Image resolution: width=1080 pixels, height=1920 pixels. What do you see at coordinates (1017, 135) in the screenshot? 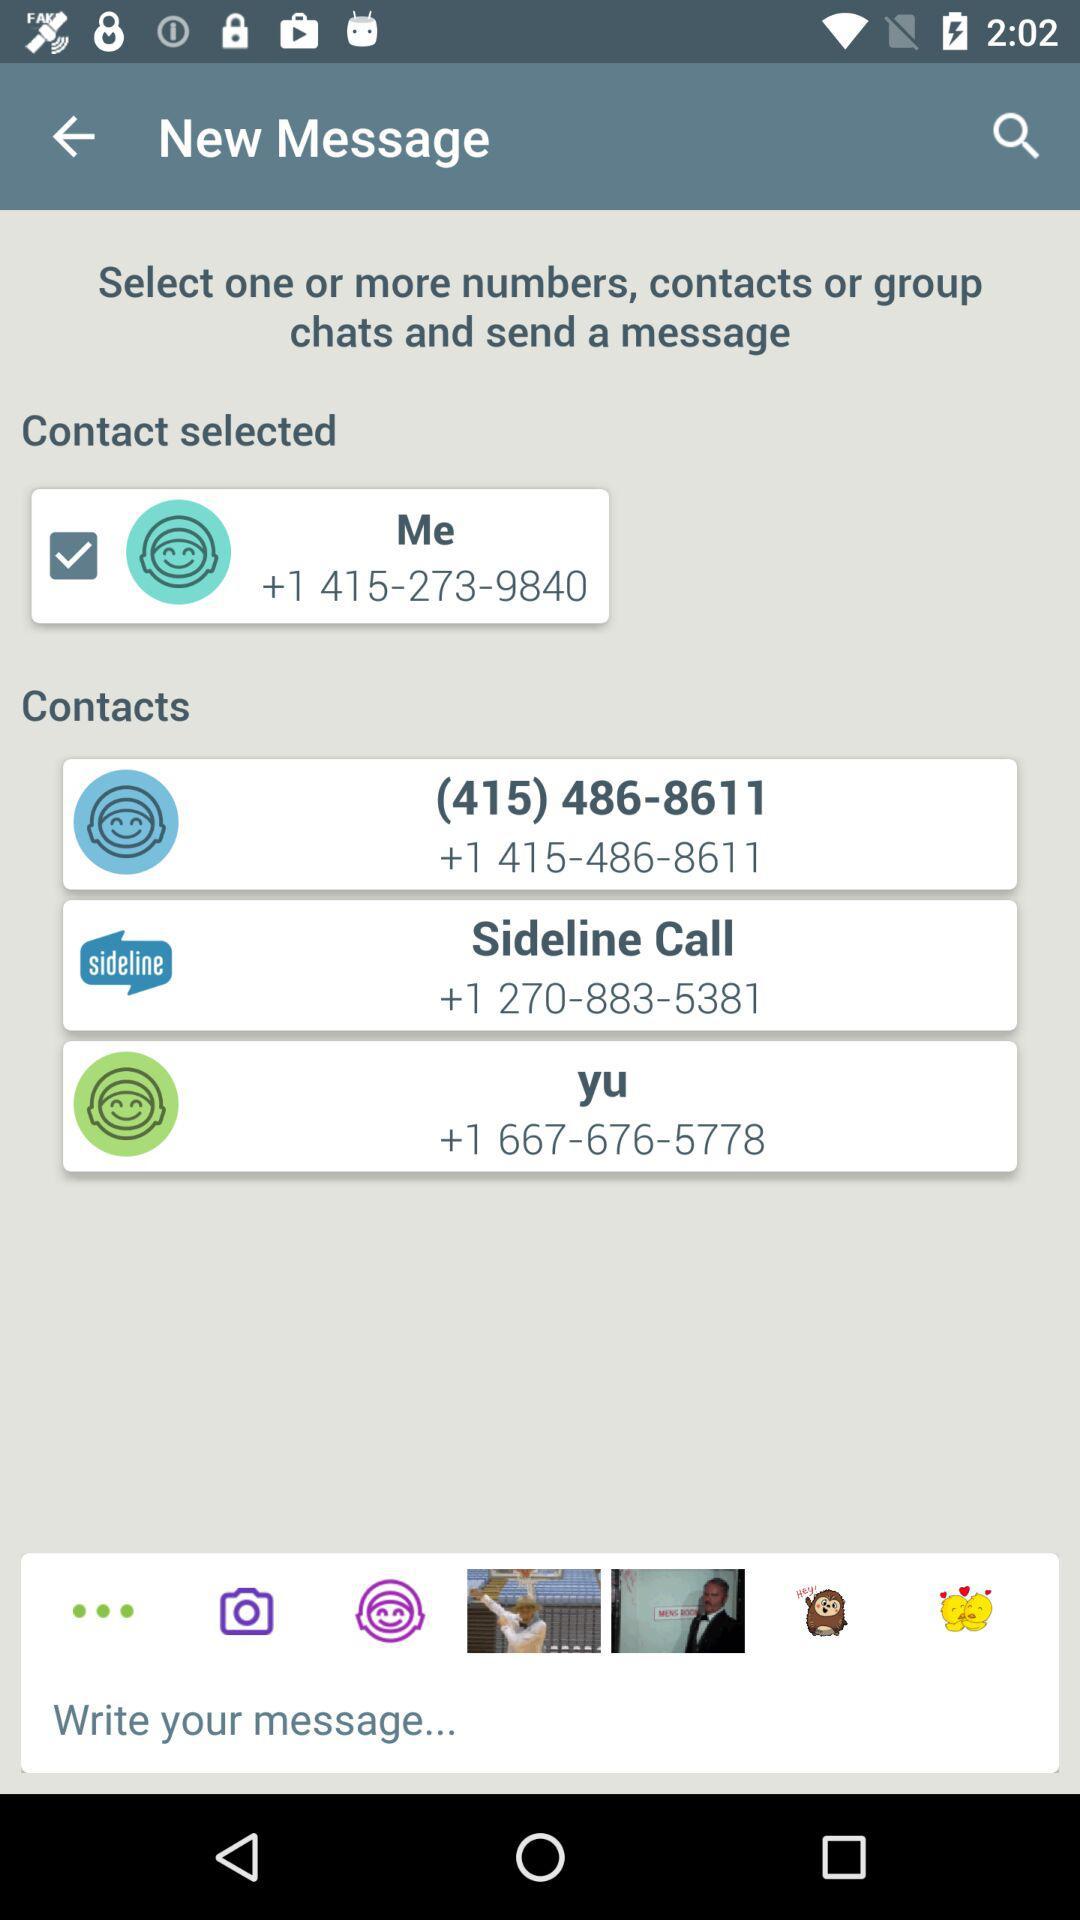
I see `icon at the top right corner` at bounding box center [1017, 135].